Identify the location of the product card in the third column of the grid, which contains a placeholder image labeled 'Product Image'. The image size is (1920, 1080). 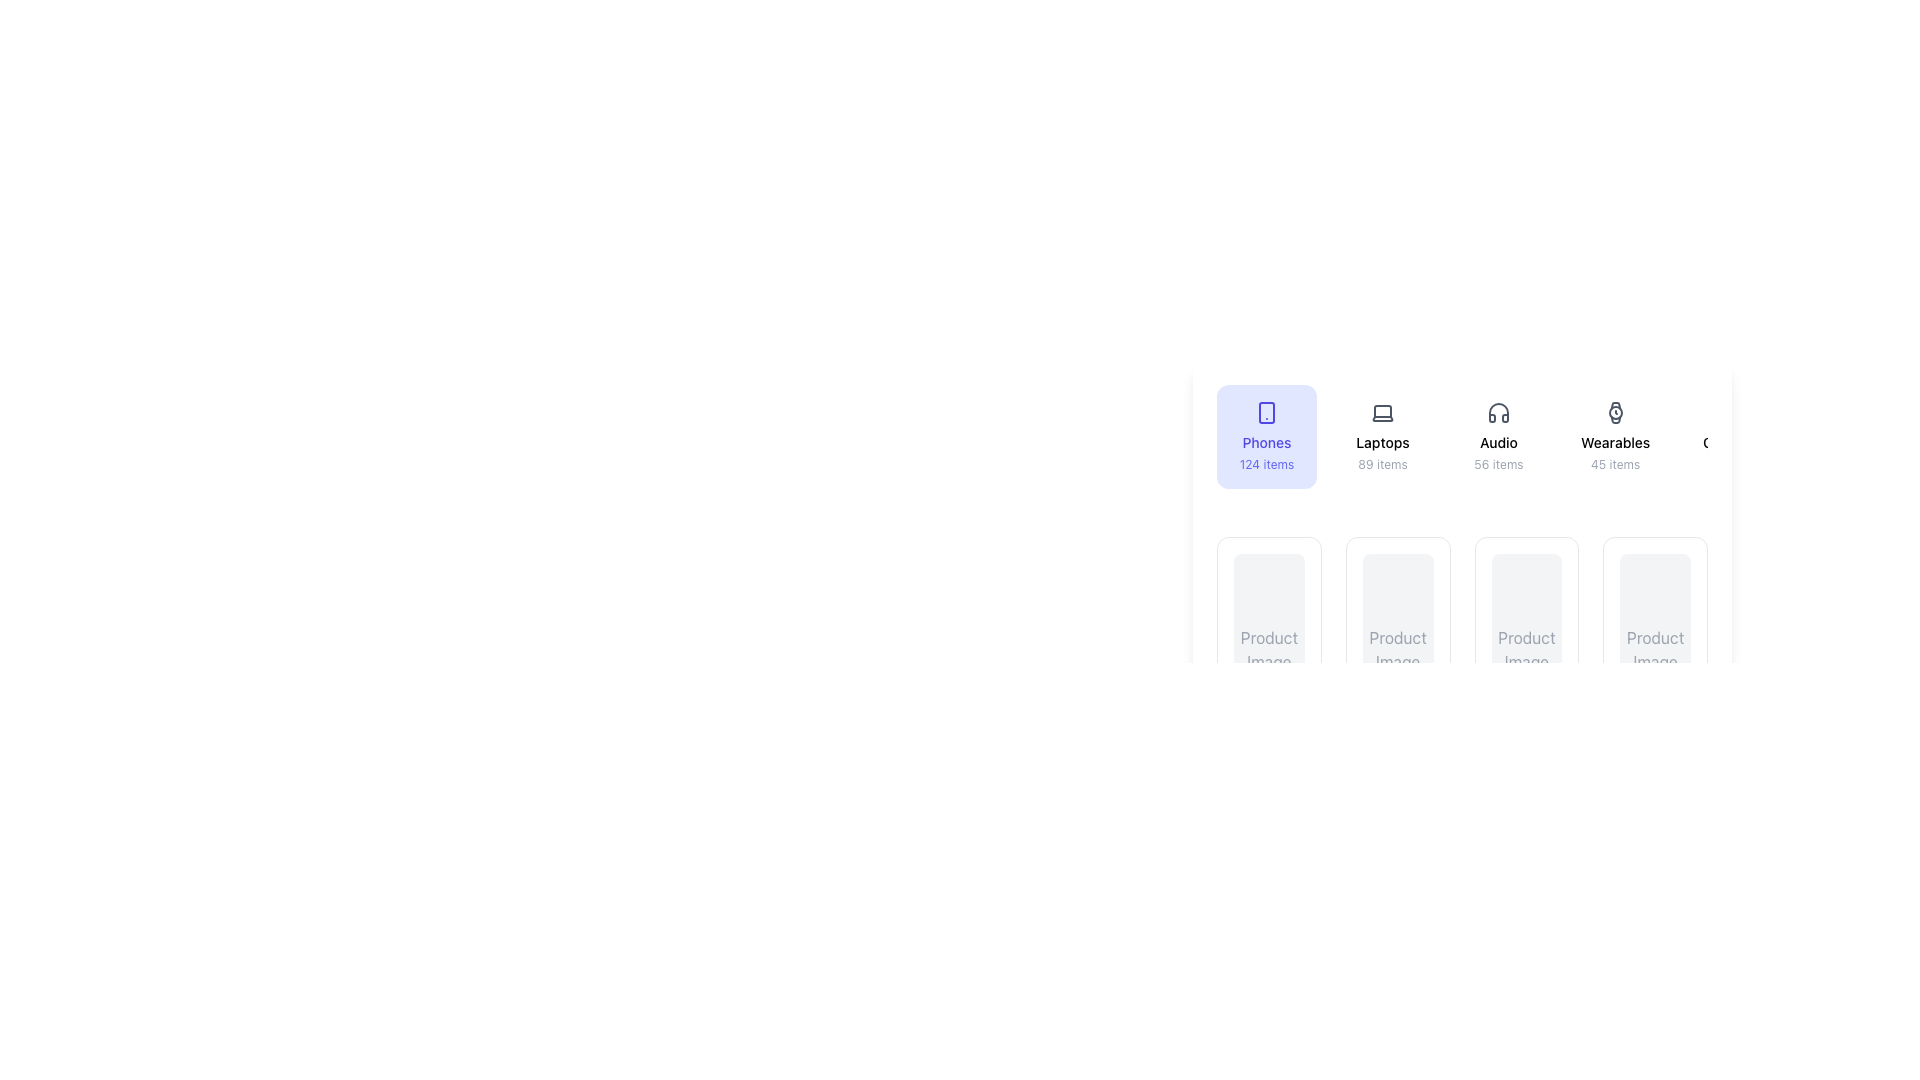
(1462, 620).